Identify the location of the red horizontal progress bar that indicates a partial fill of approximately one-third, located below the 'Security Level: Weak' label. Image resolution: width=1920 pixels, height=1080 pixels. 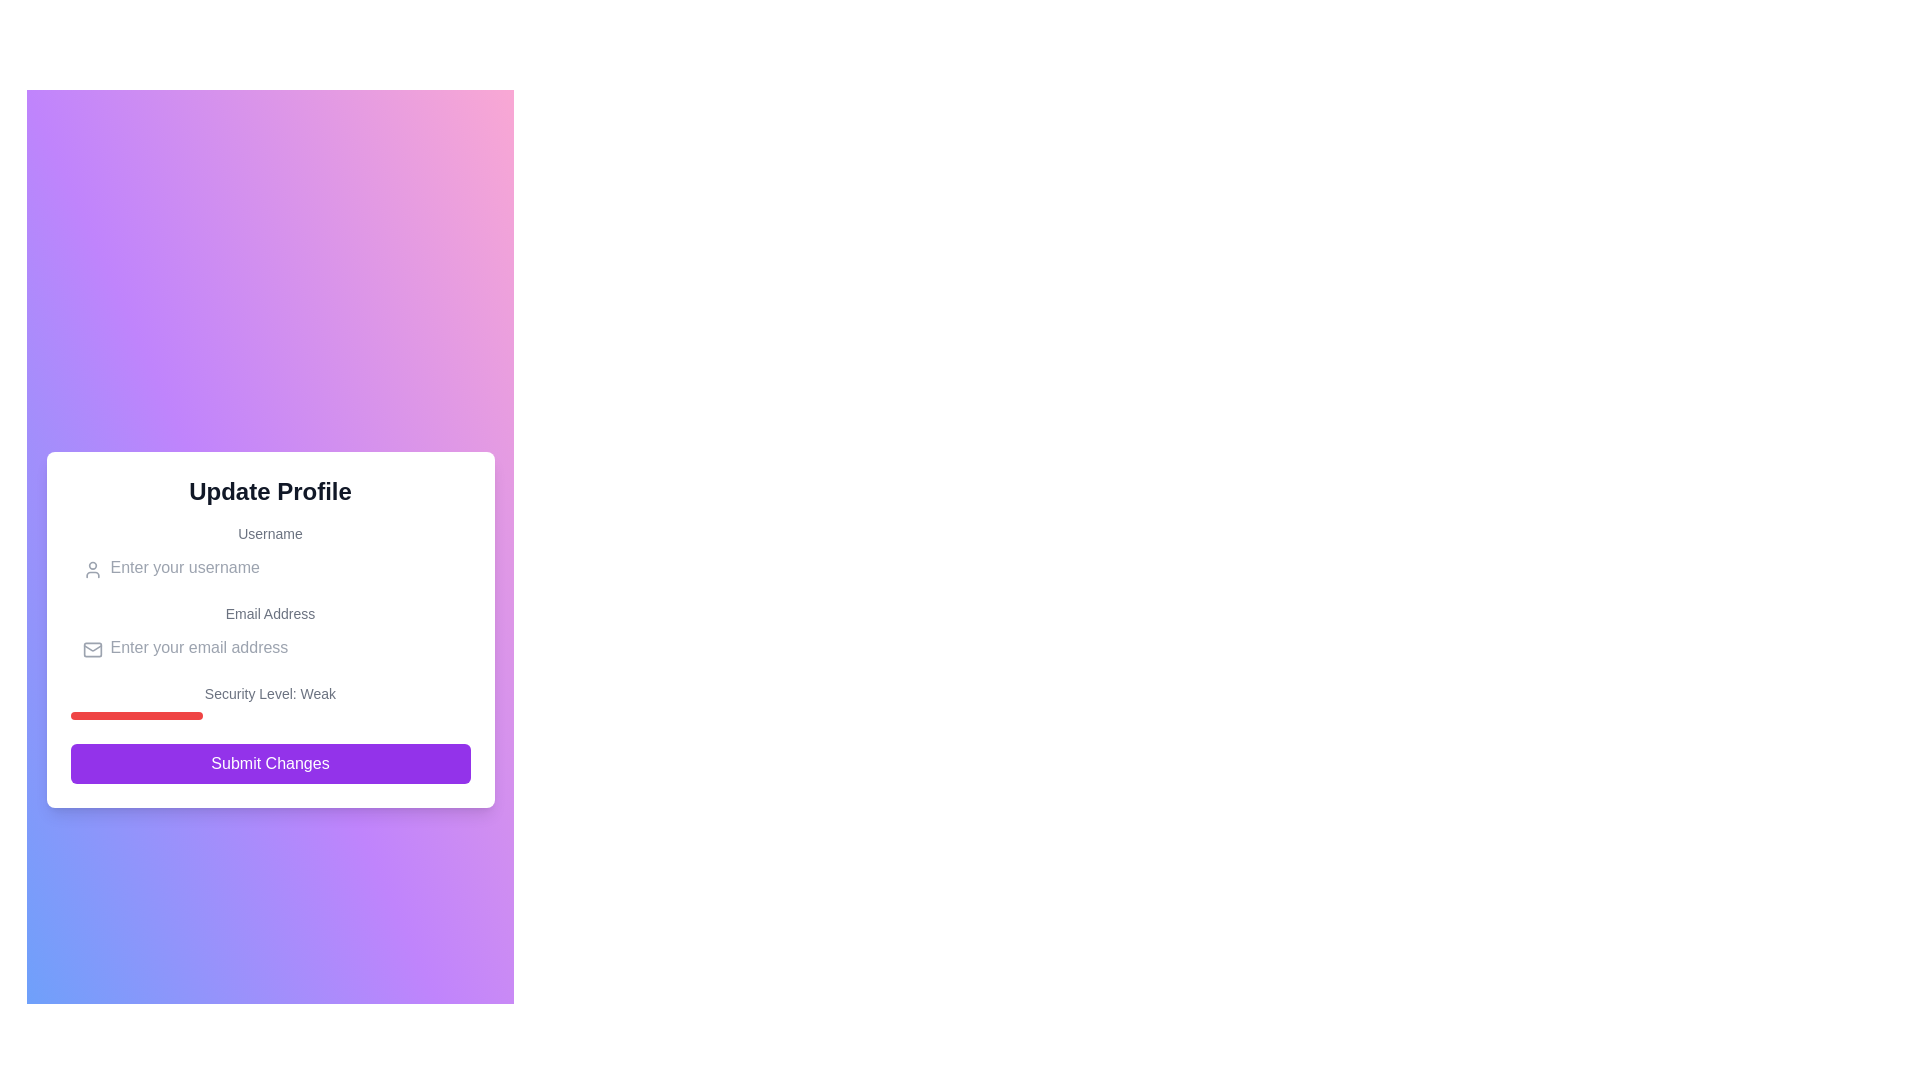
(135, 715).